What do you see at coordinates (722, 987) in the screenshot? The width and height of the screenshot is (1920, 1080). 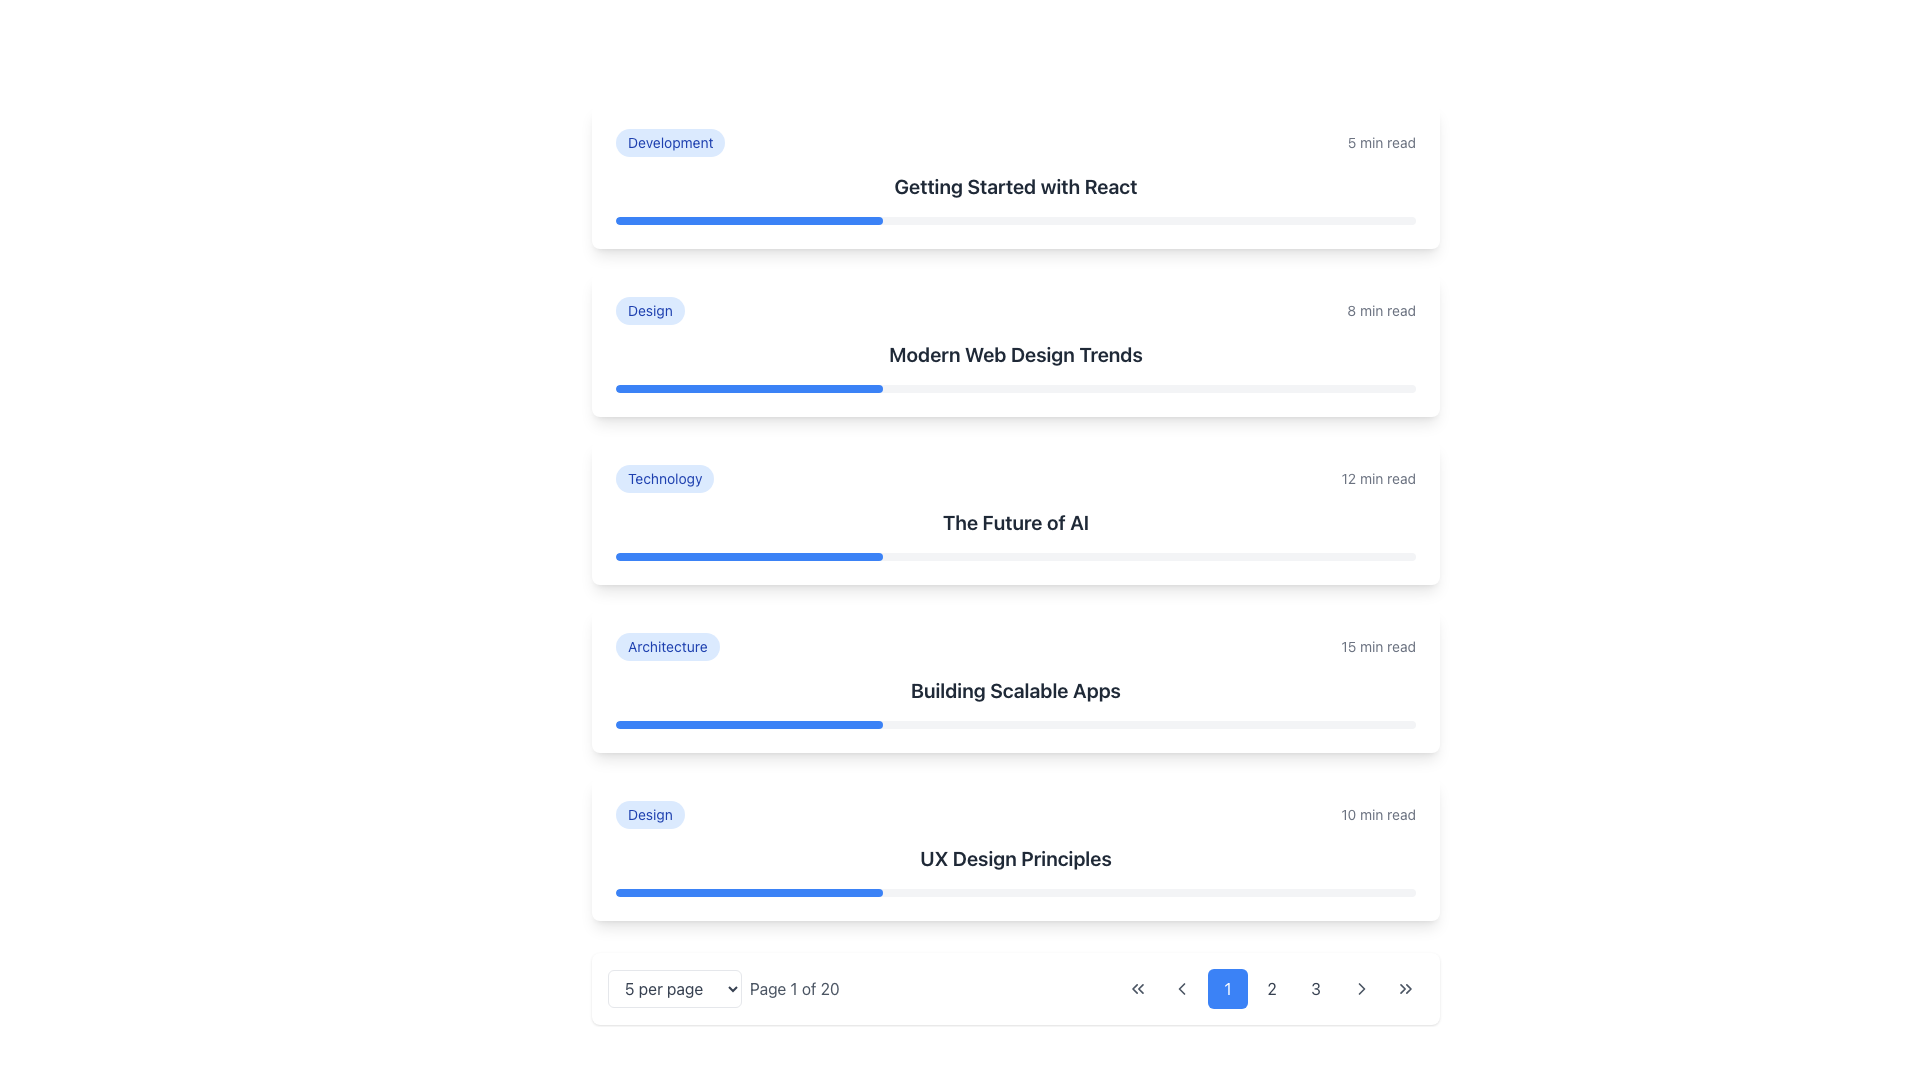 I see `the dropdown menu labeled '5 per page'` at bounding box center [722, 987].